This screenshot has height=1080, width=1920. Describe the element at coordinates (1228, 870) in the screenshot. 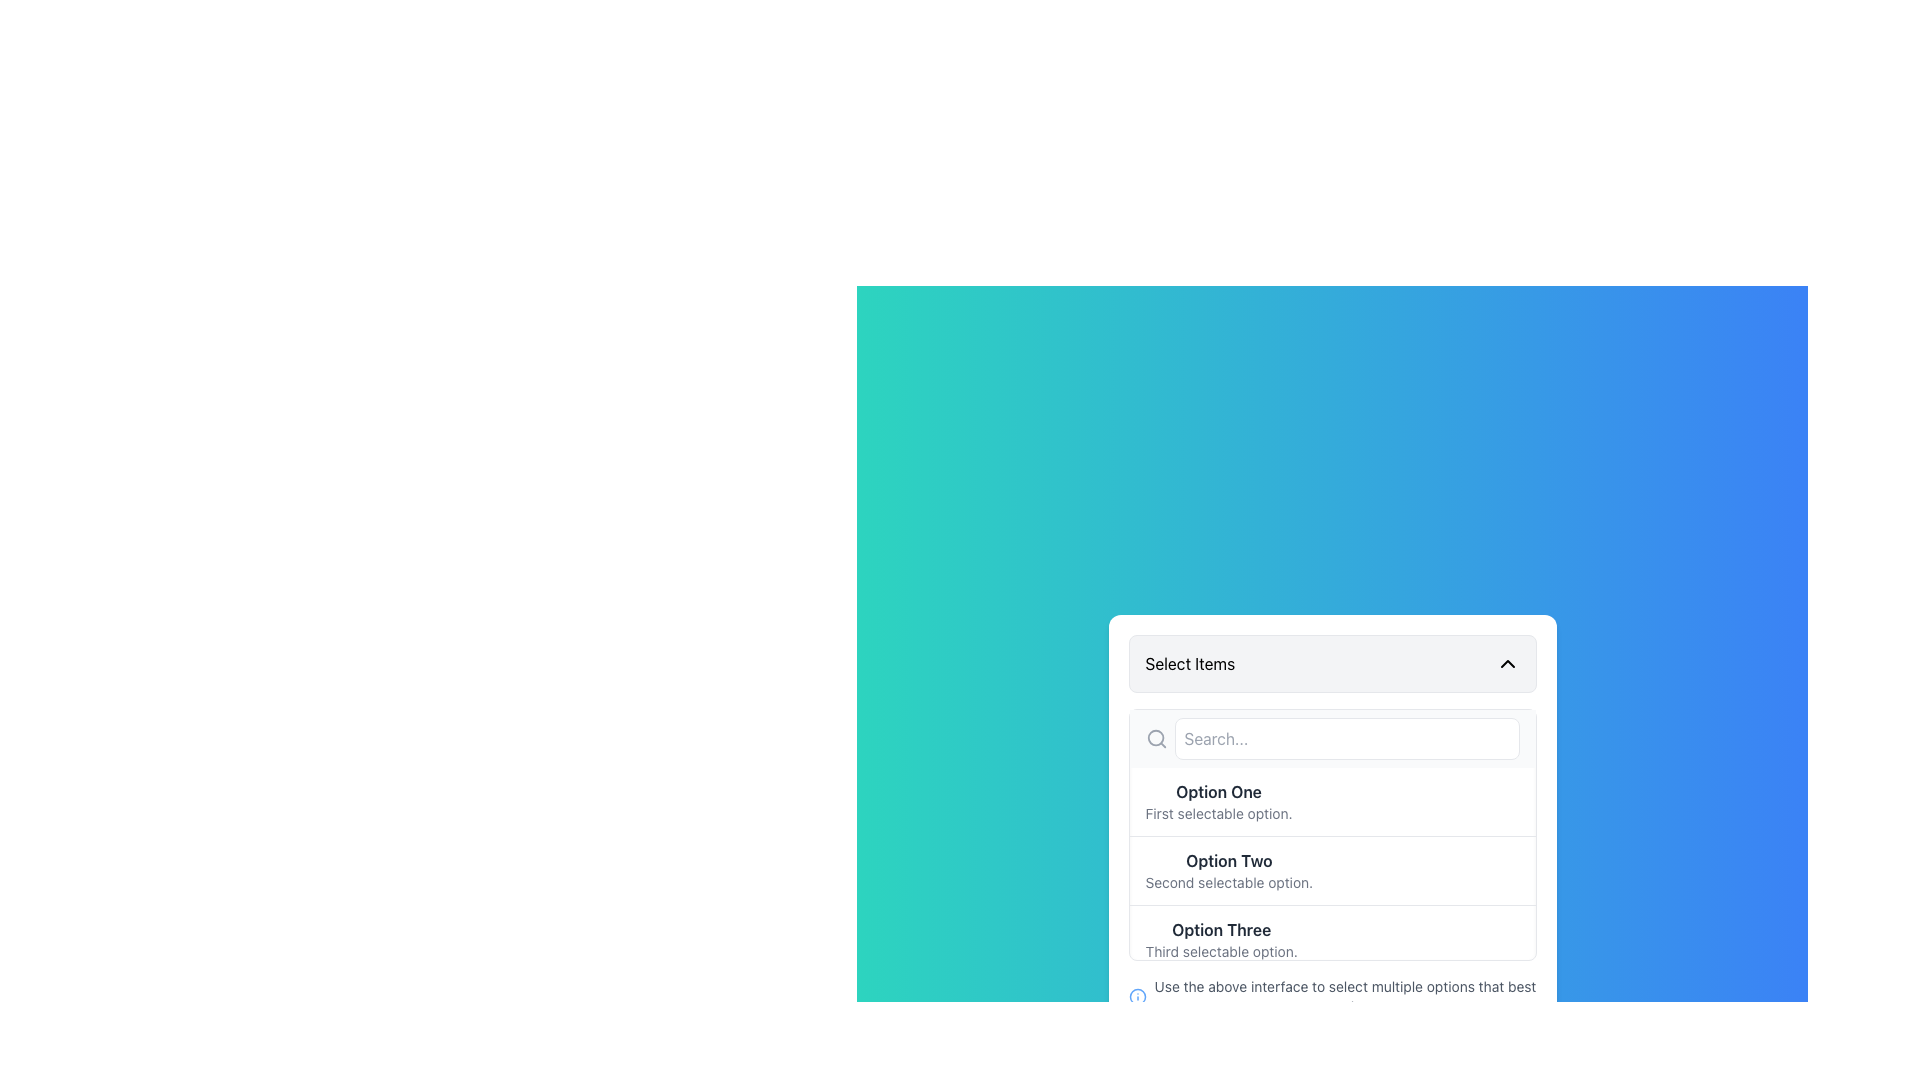

I see `on the 'Option Two' selectable menu option in the dropdown menu, which is located between 'Option One' and 'Option Three'` at that location.